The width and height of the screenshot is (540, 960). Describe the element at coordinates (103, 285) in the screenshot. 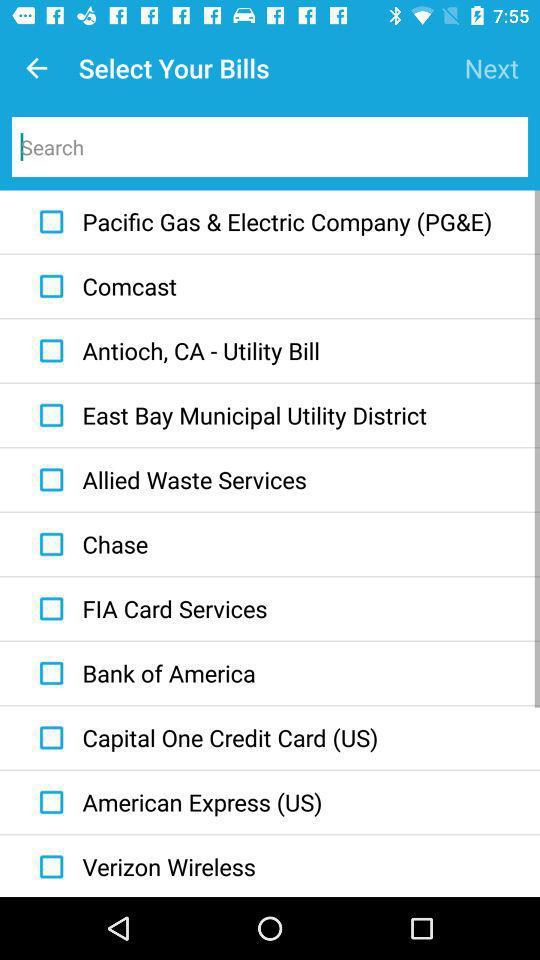

I see `the comcast icon` at that location.